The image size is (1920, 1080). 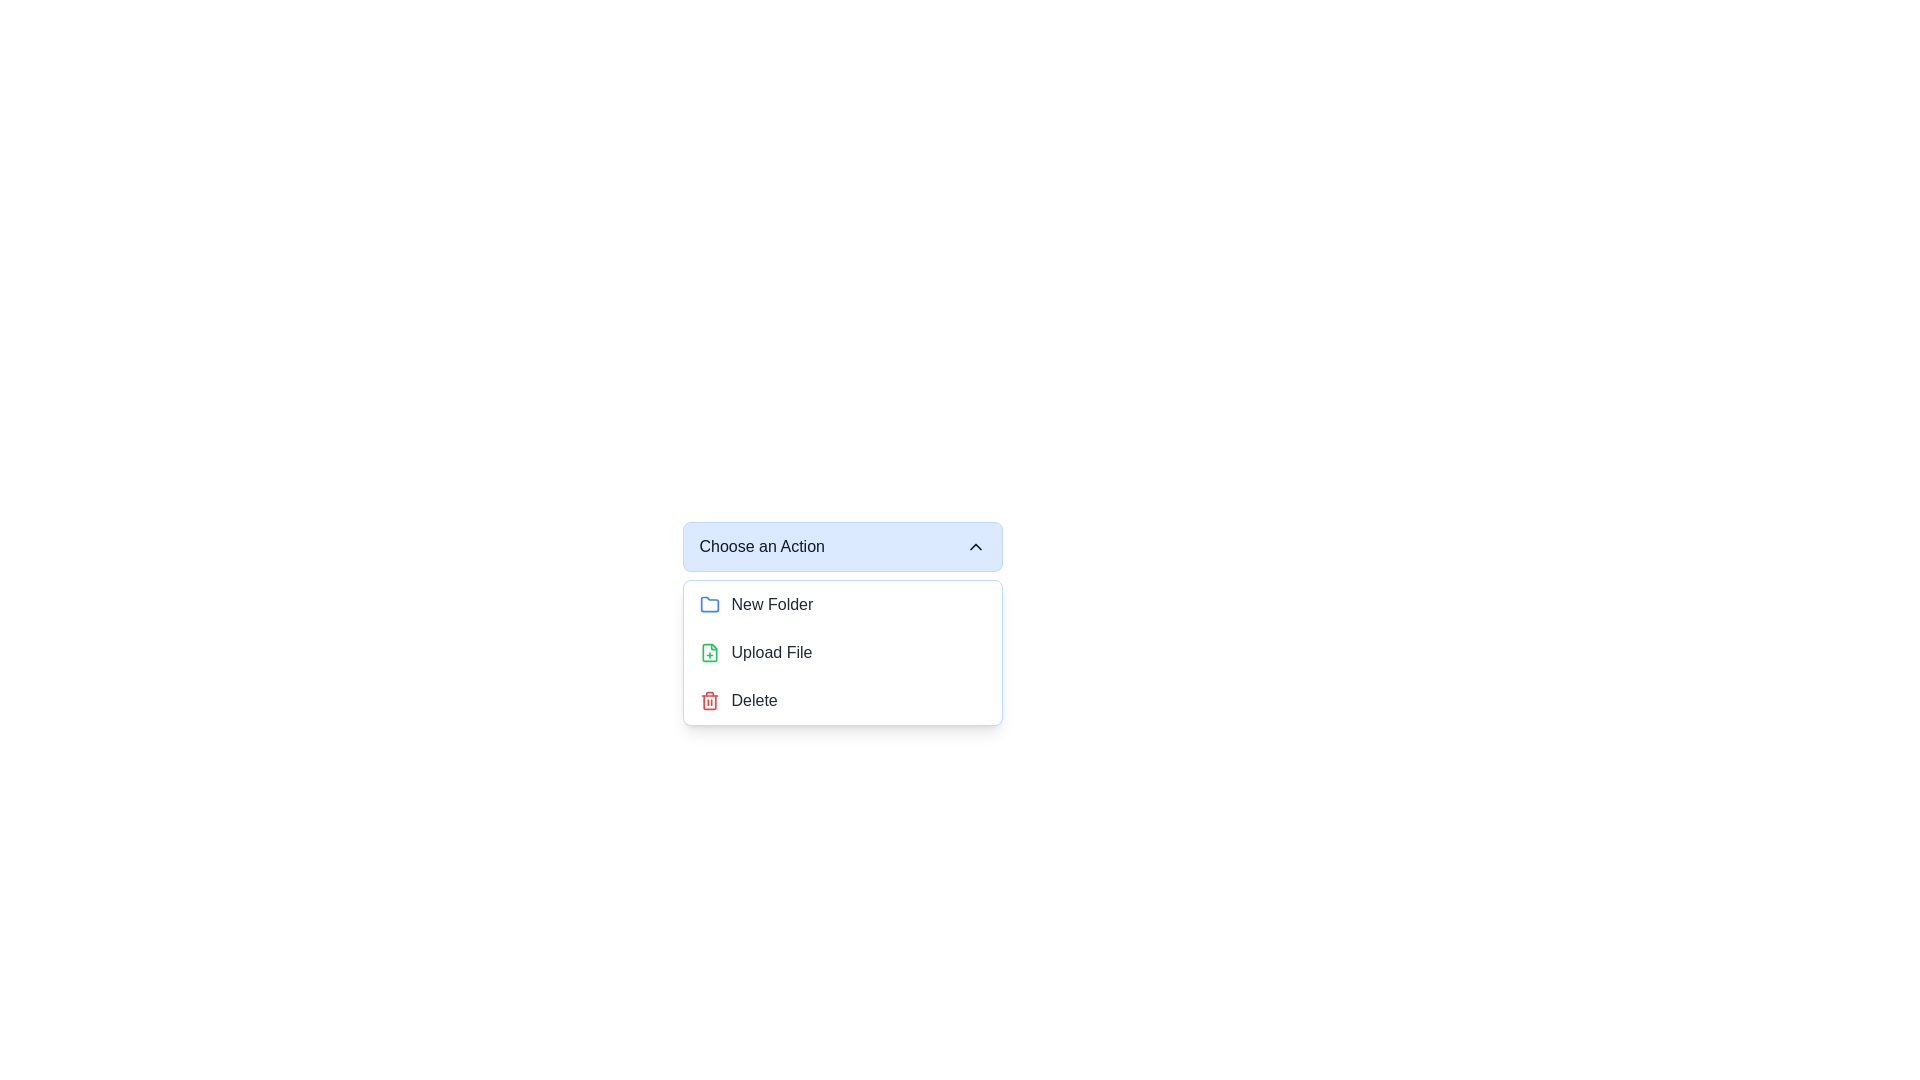 I want to click on the upward-pointing chevron icon located on the right side of the 'Choose an Action' bar, so click(x=975, y=547).